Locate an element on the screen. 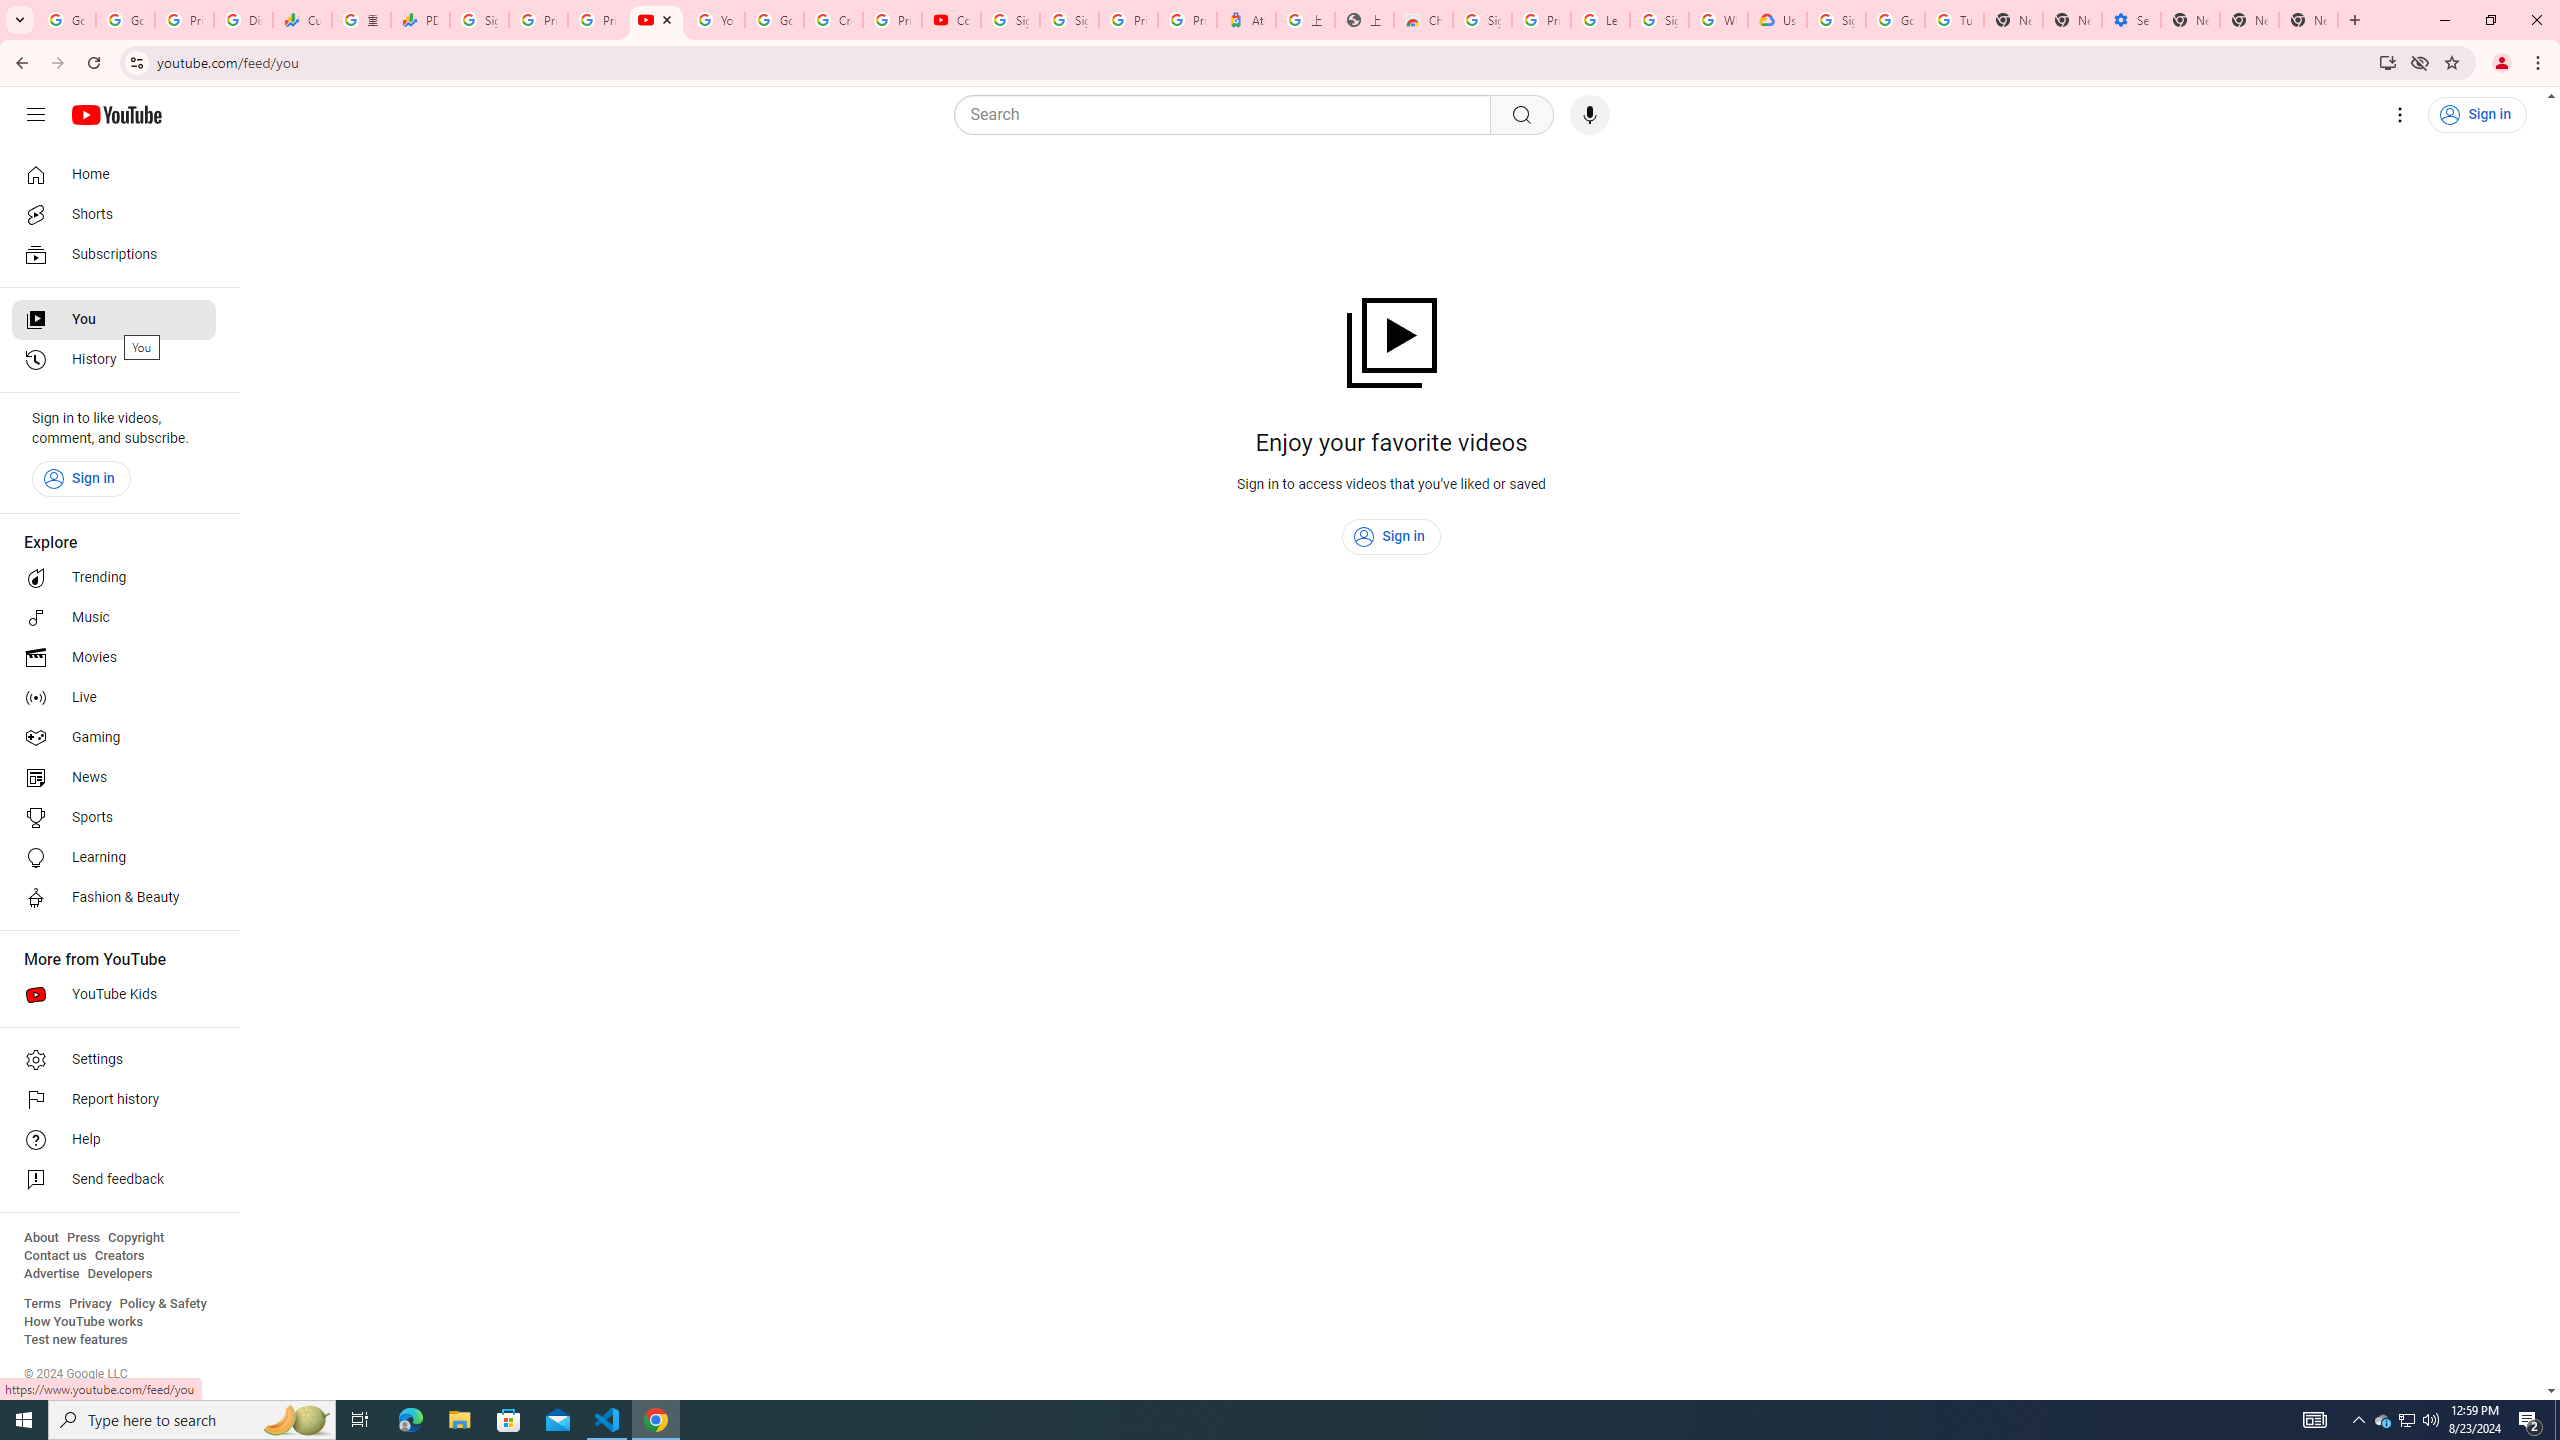  'Press' is located at coordinates (82, 1237).